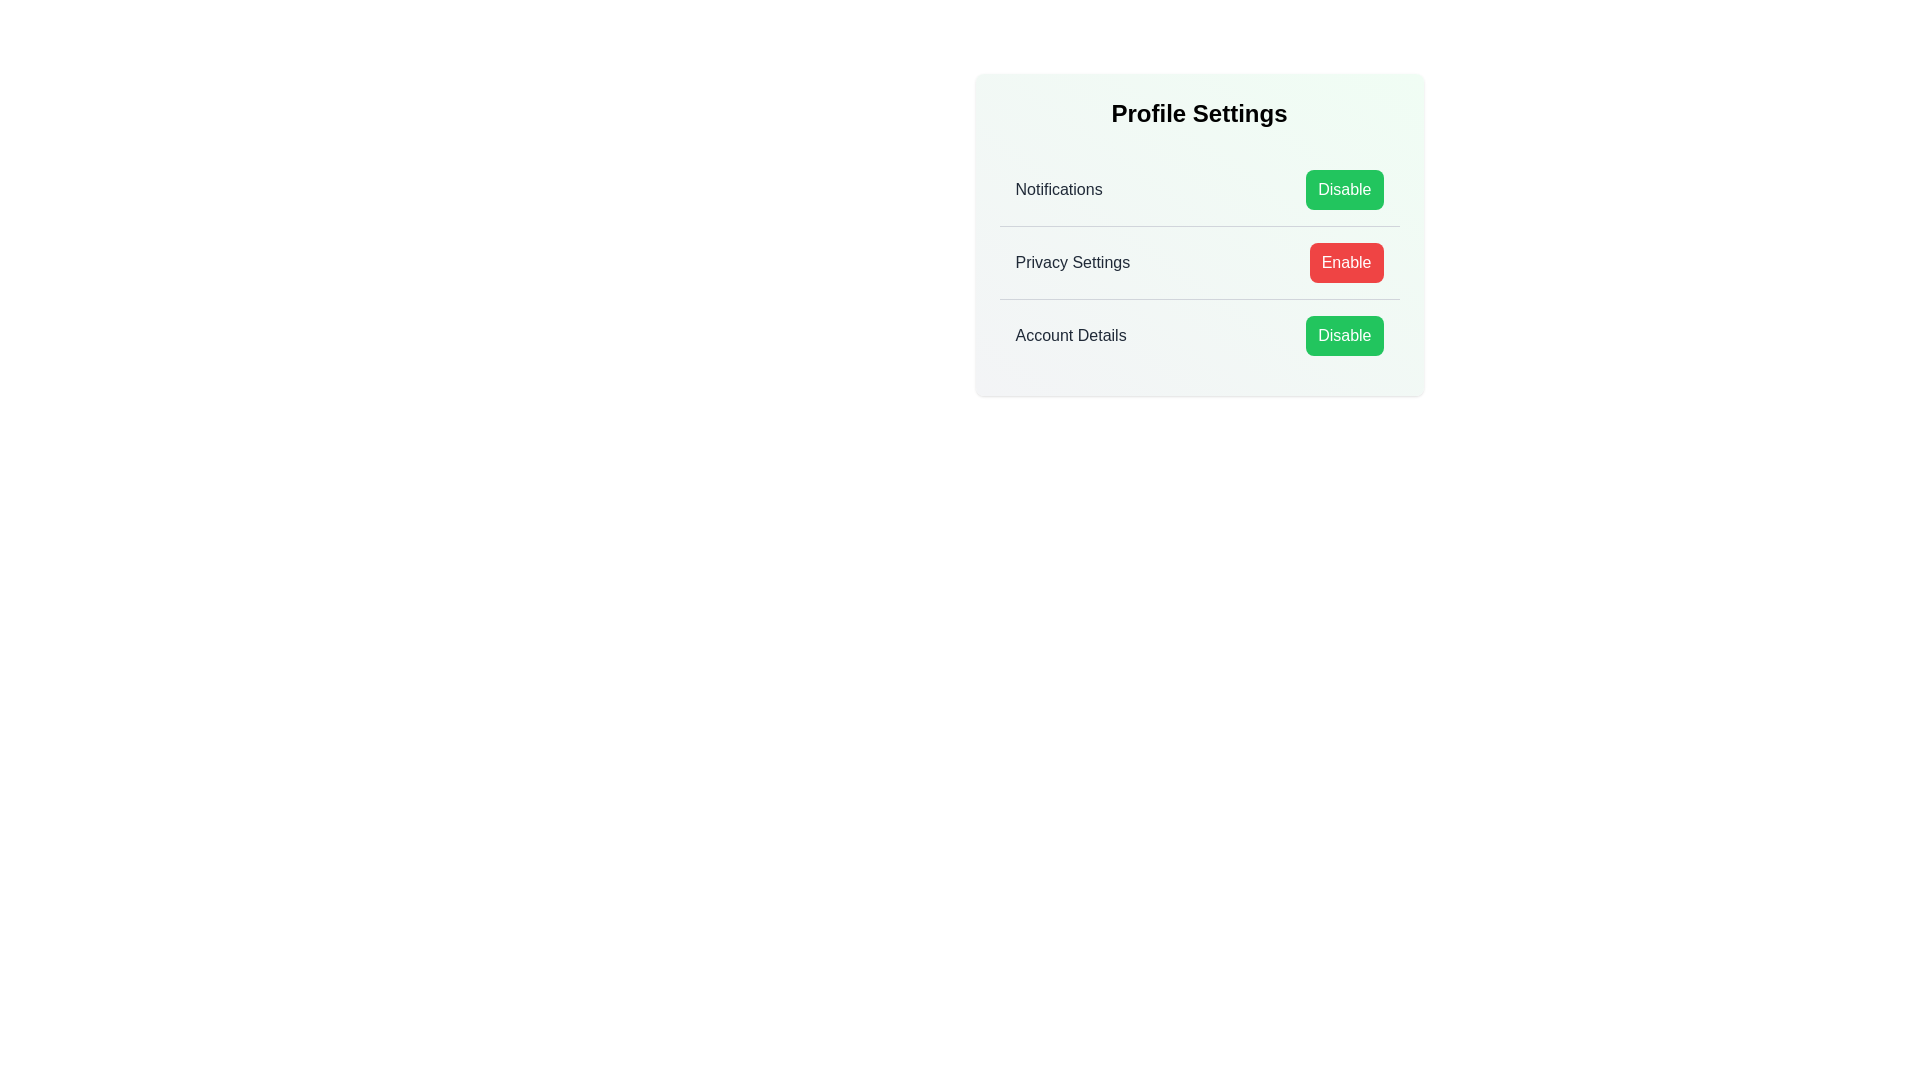  What do you see at coordinates (1345, 261) in the screenshot?
I see `'Enable' button for 'Privacy Settings' to toggle its state` at bounding box center [1345, 261].